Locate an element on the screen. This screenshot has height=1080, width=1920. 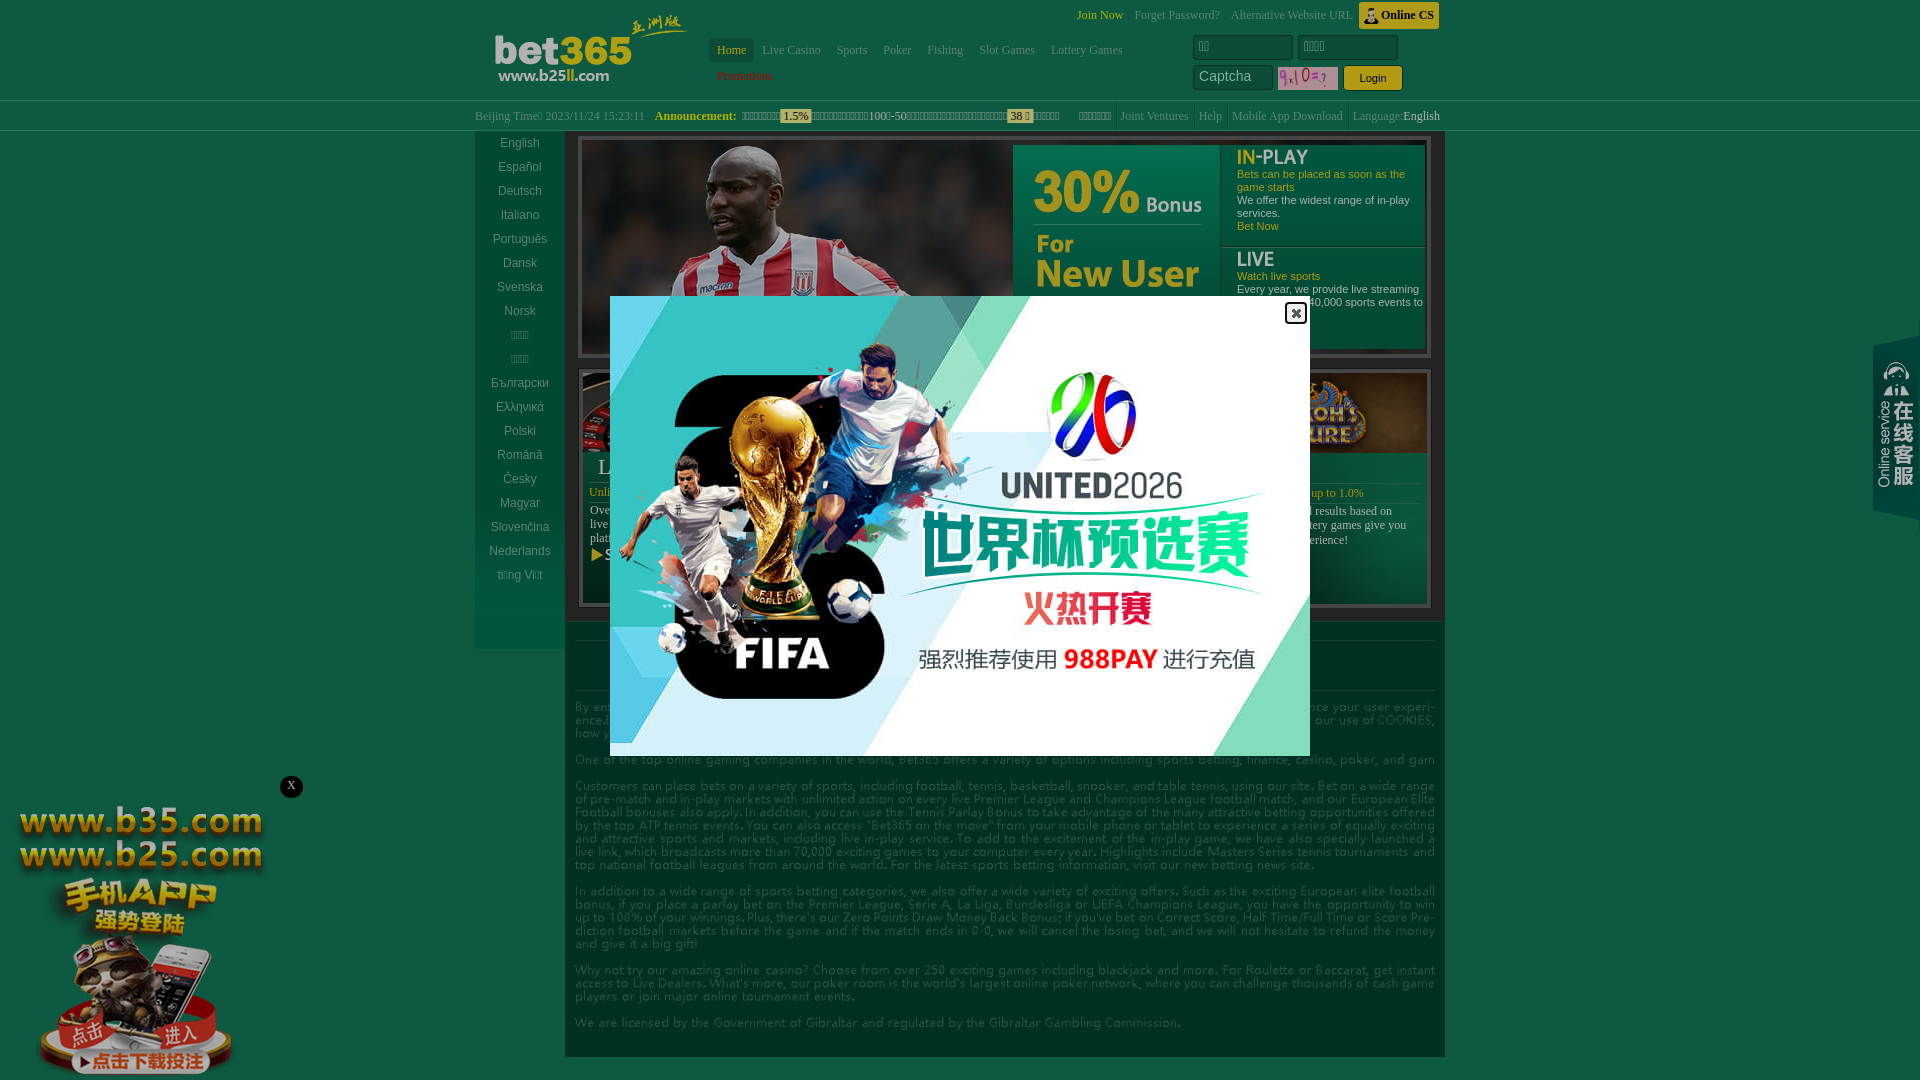
'Mobile App Download' is located at coordinates (1231, 115).